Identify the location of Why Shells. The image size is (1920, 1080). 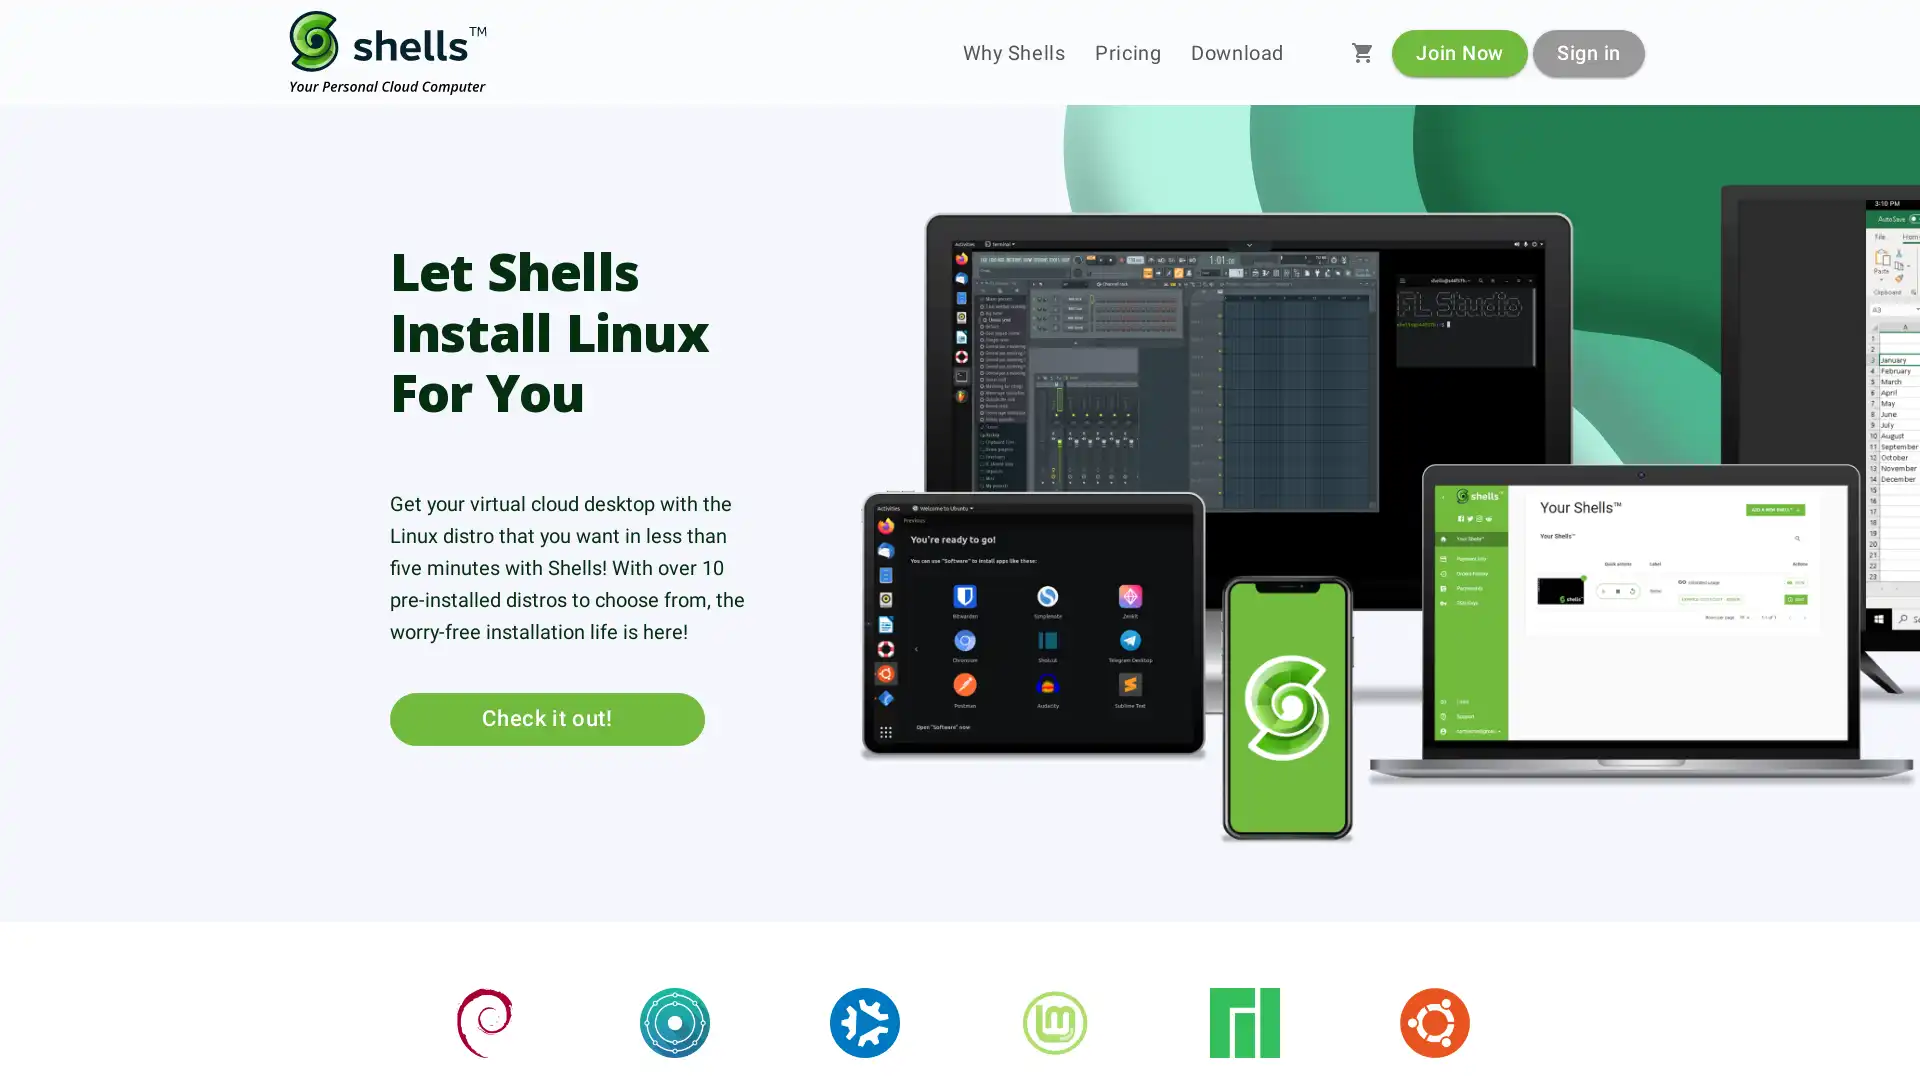
(1013, 52).